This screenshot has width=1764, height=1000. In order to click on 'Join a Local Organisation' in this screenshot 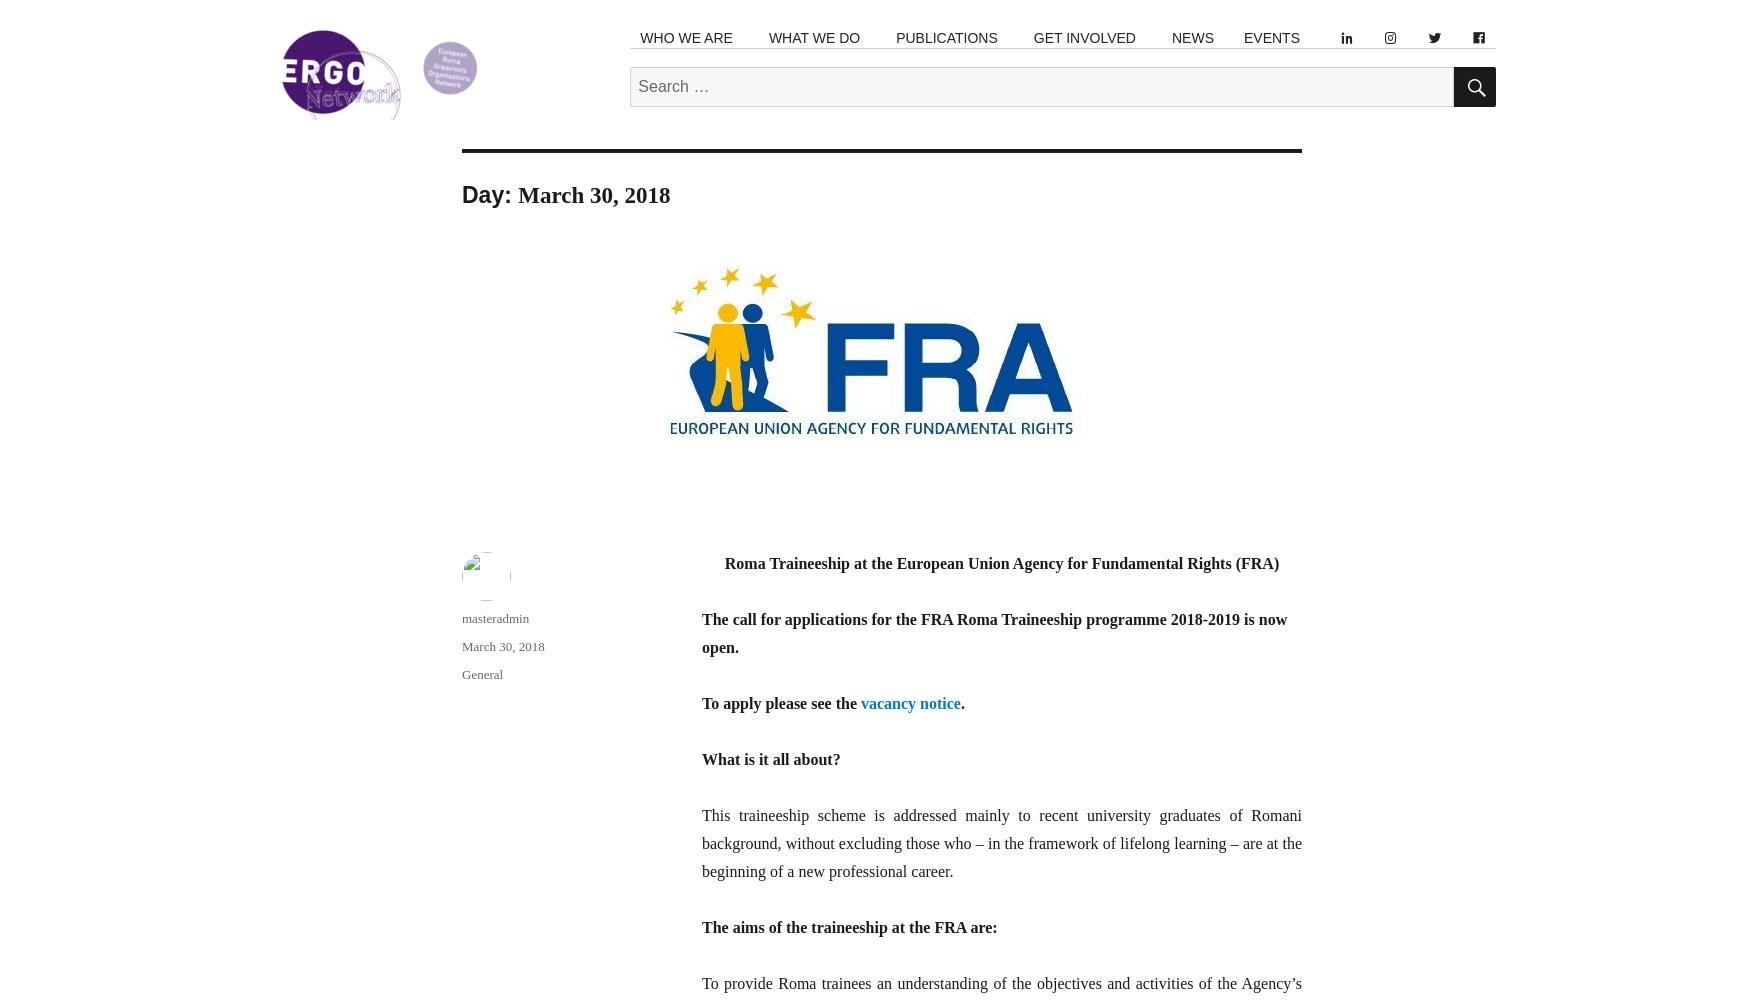, I will do `click(1112, 135)`.